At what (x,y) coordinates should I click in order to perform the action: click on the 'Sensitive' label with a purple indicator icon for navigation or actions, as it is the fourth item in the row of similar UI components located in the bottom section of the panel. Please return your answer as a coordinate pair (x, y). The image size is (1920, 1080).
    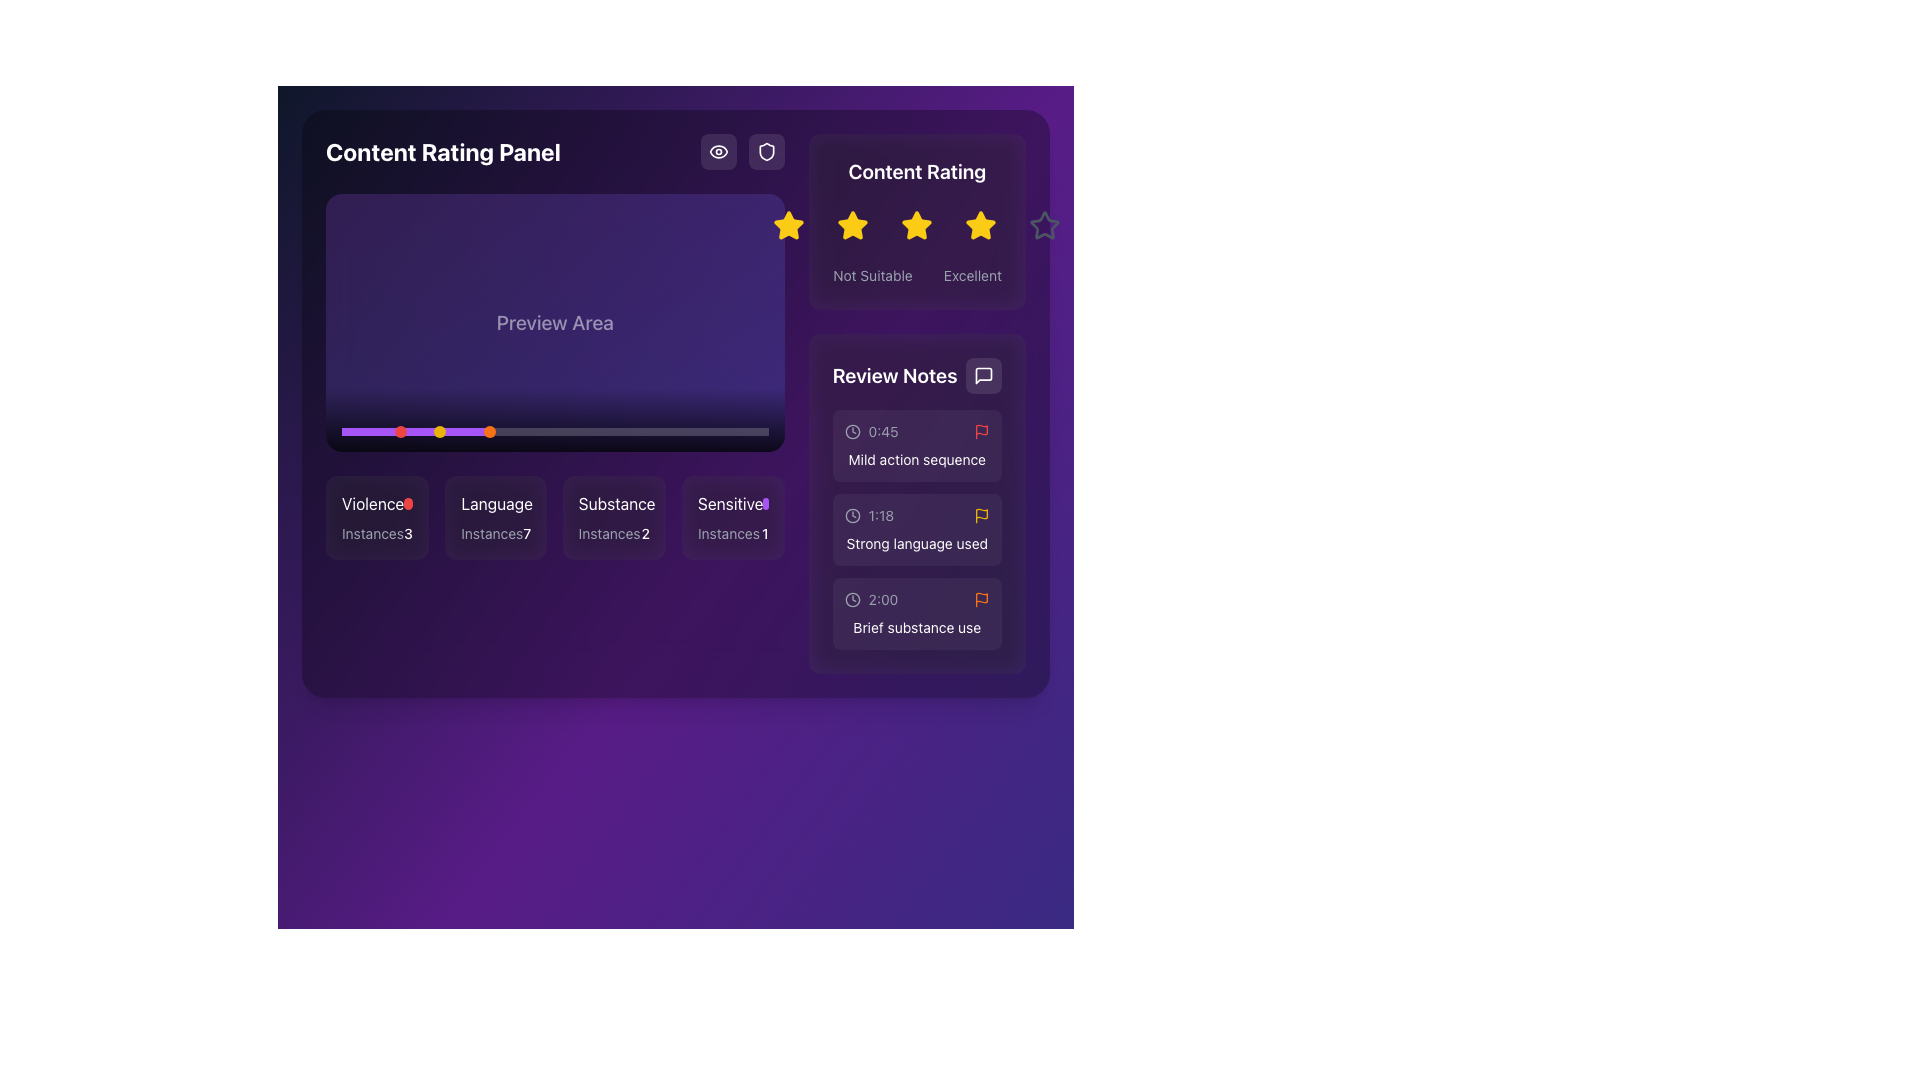
    Looking at the image, I should click on (732, 502).